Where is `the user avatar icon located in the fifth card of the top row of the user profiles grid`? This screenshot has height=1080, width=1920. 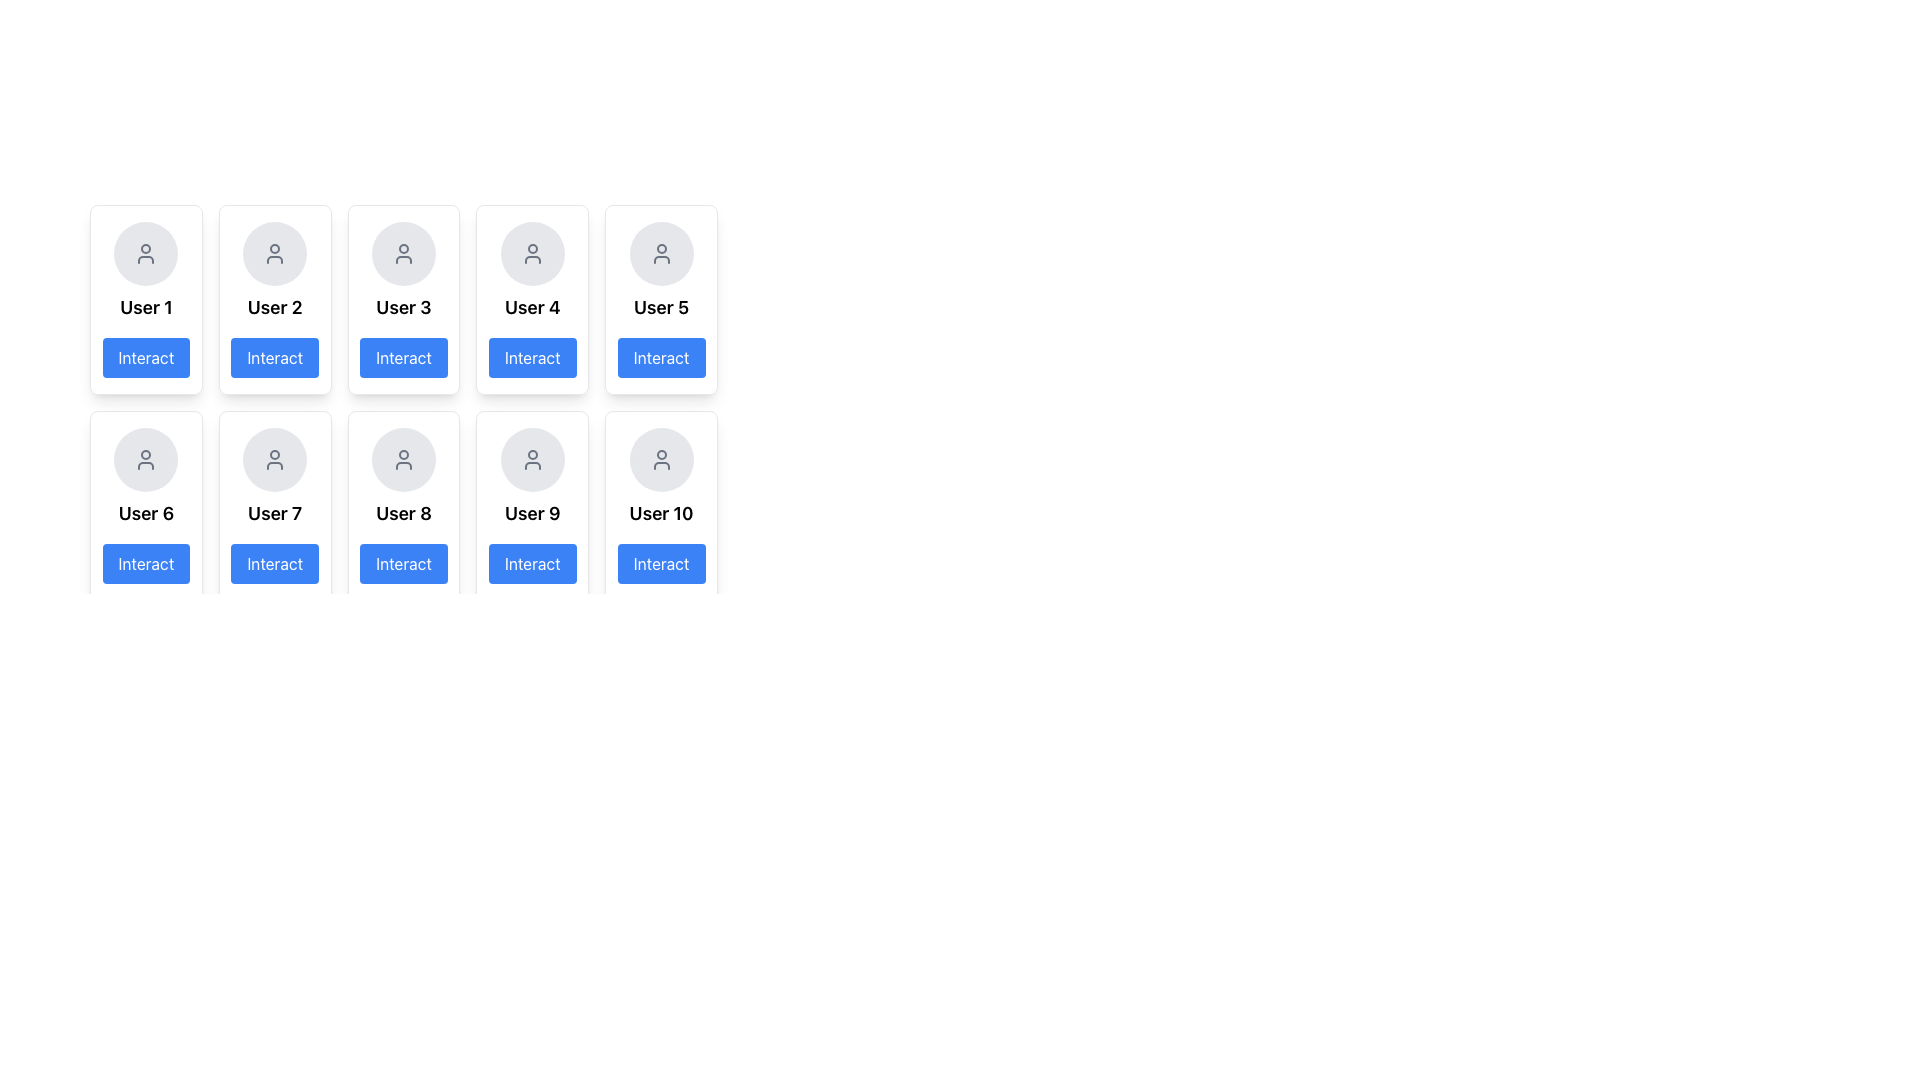
the user avatar icon located in the fifth card of the top row of the user profiles grid is located at coordinates (661, 253).